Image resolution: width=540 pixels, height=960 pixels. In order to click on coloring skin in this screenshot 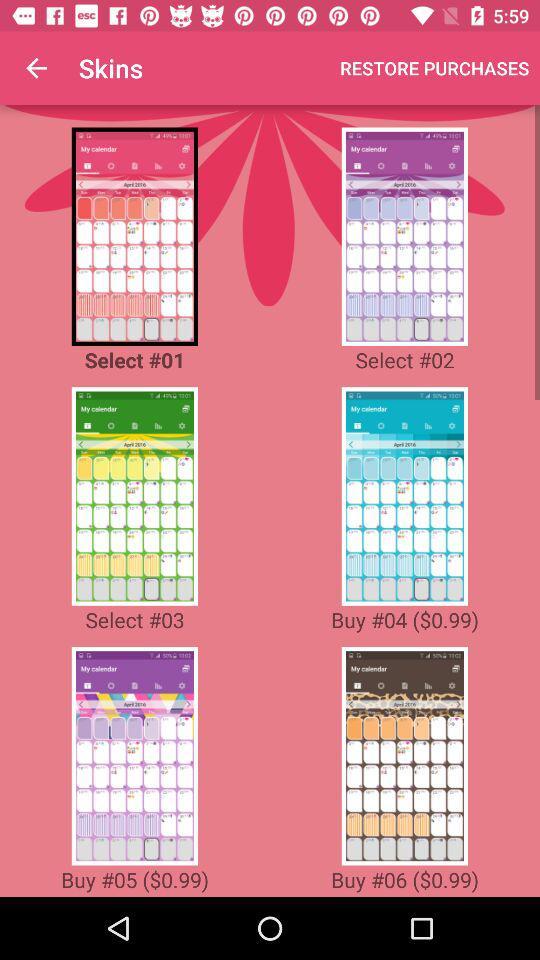, I will do `click(134, 236)`.